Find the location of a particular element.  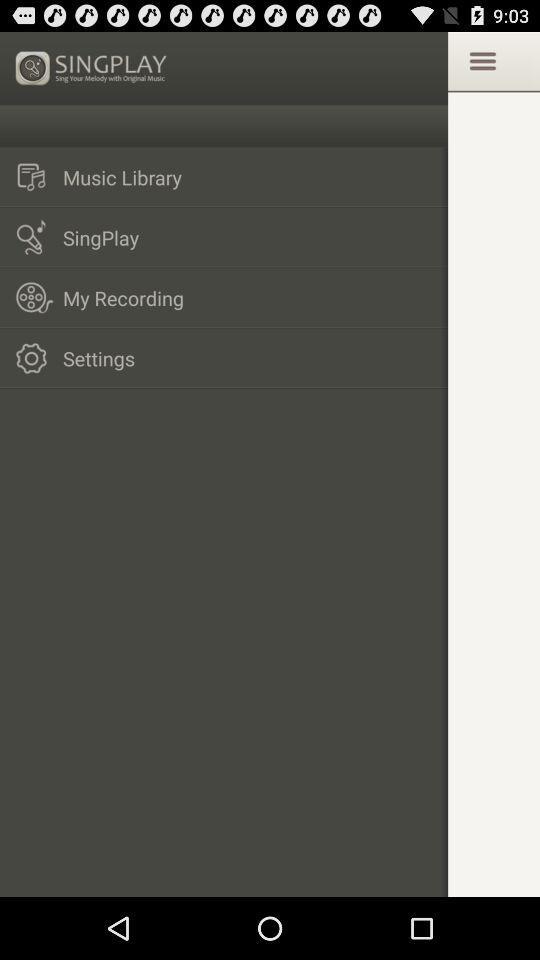

the text singplay is located at coordinates (91, 67).